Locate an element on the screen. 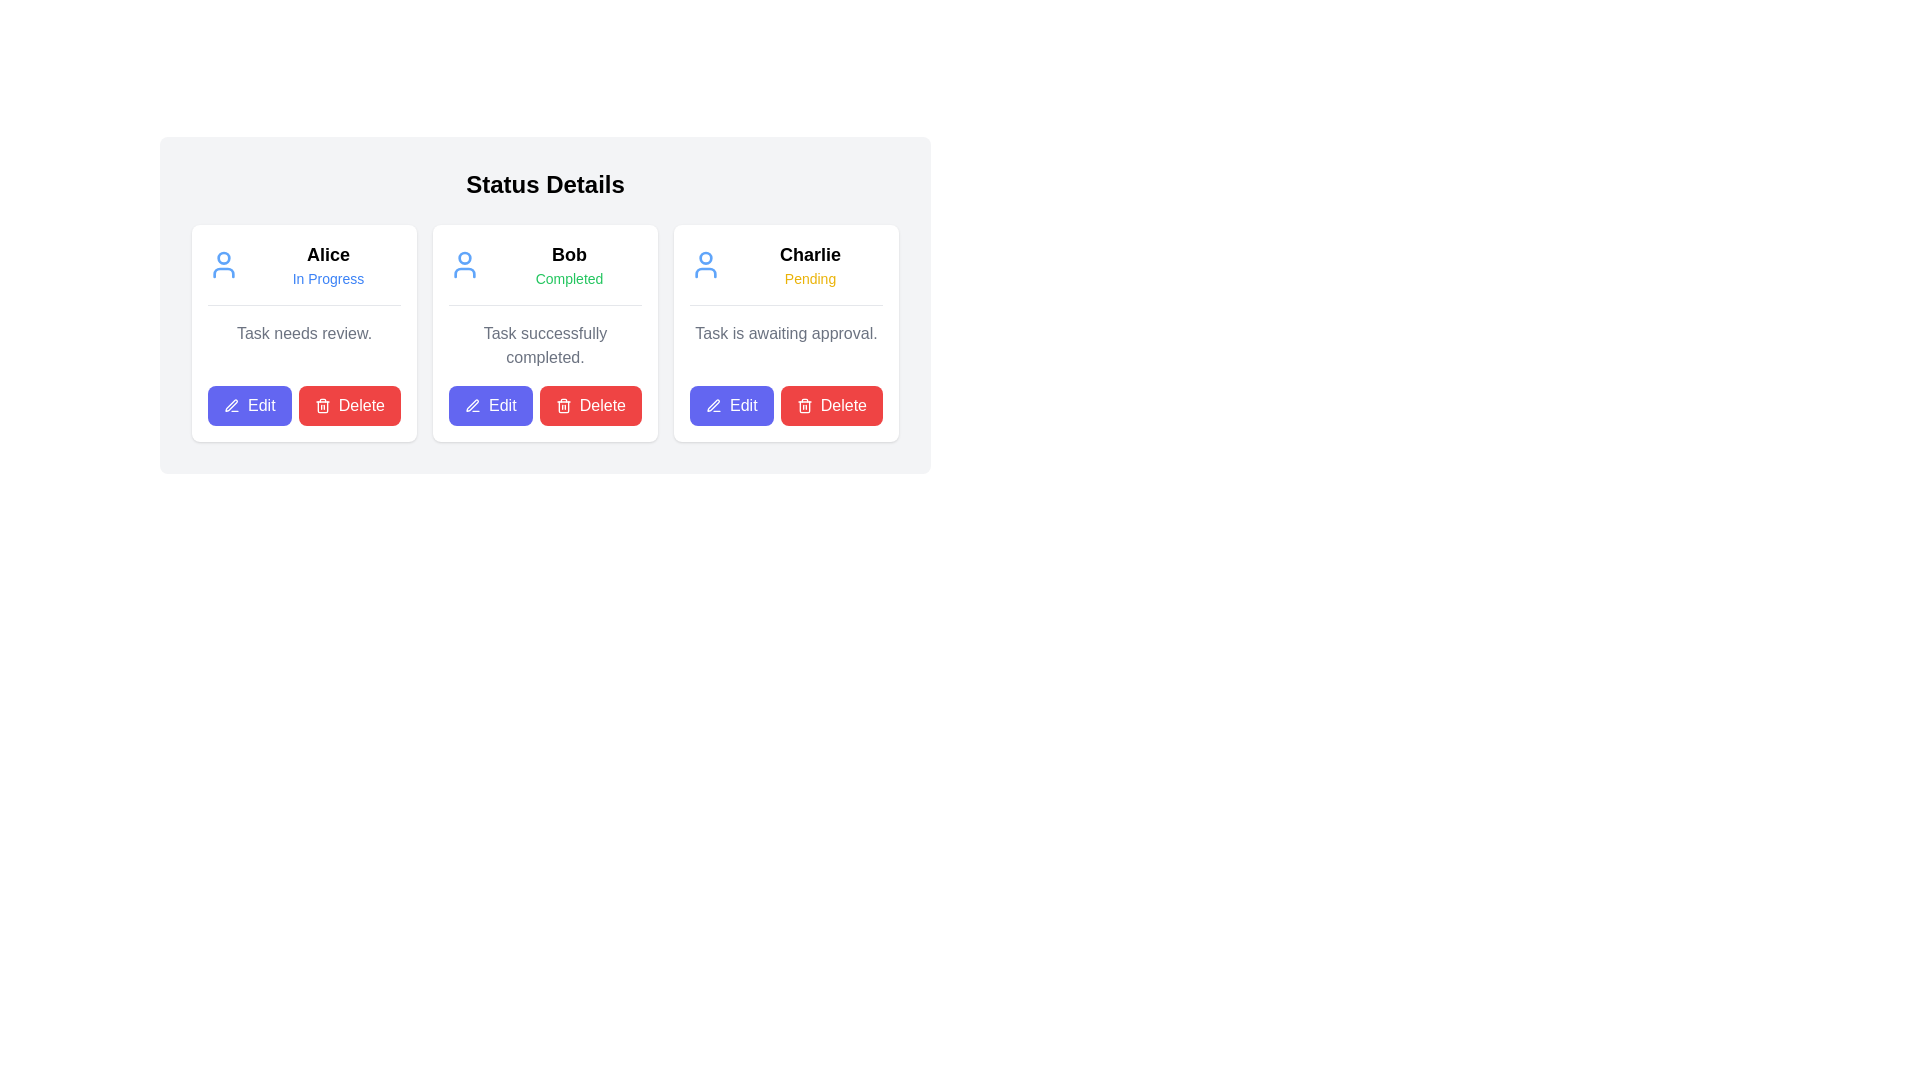 The width and height of the screenshot is (1920, 1080). the 'Edit' button, which is a rectangular button with a blue background and white text, located under the name 'Bob' in a card layout, to initiate editing is located at coordinates (490, 405).